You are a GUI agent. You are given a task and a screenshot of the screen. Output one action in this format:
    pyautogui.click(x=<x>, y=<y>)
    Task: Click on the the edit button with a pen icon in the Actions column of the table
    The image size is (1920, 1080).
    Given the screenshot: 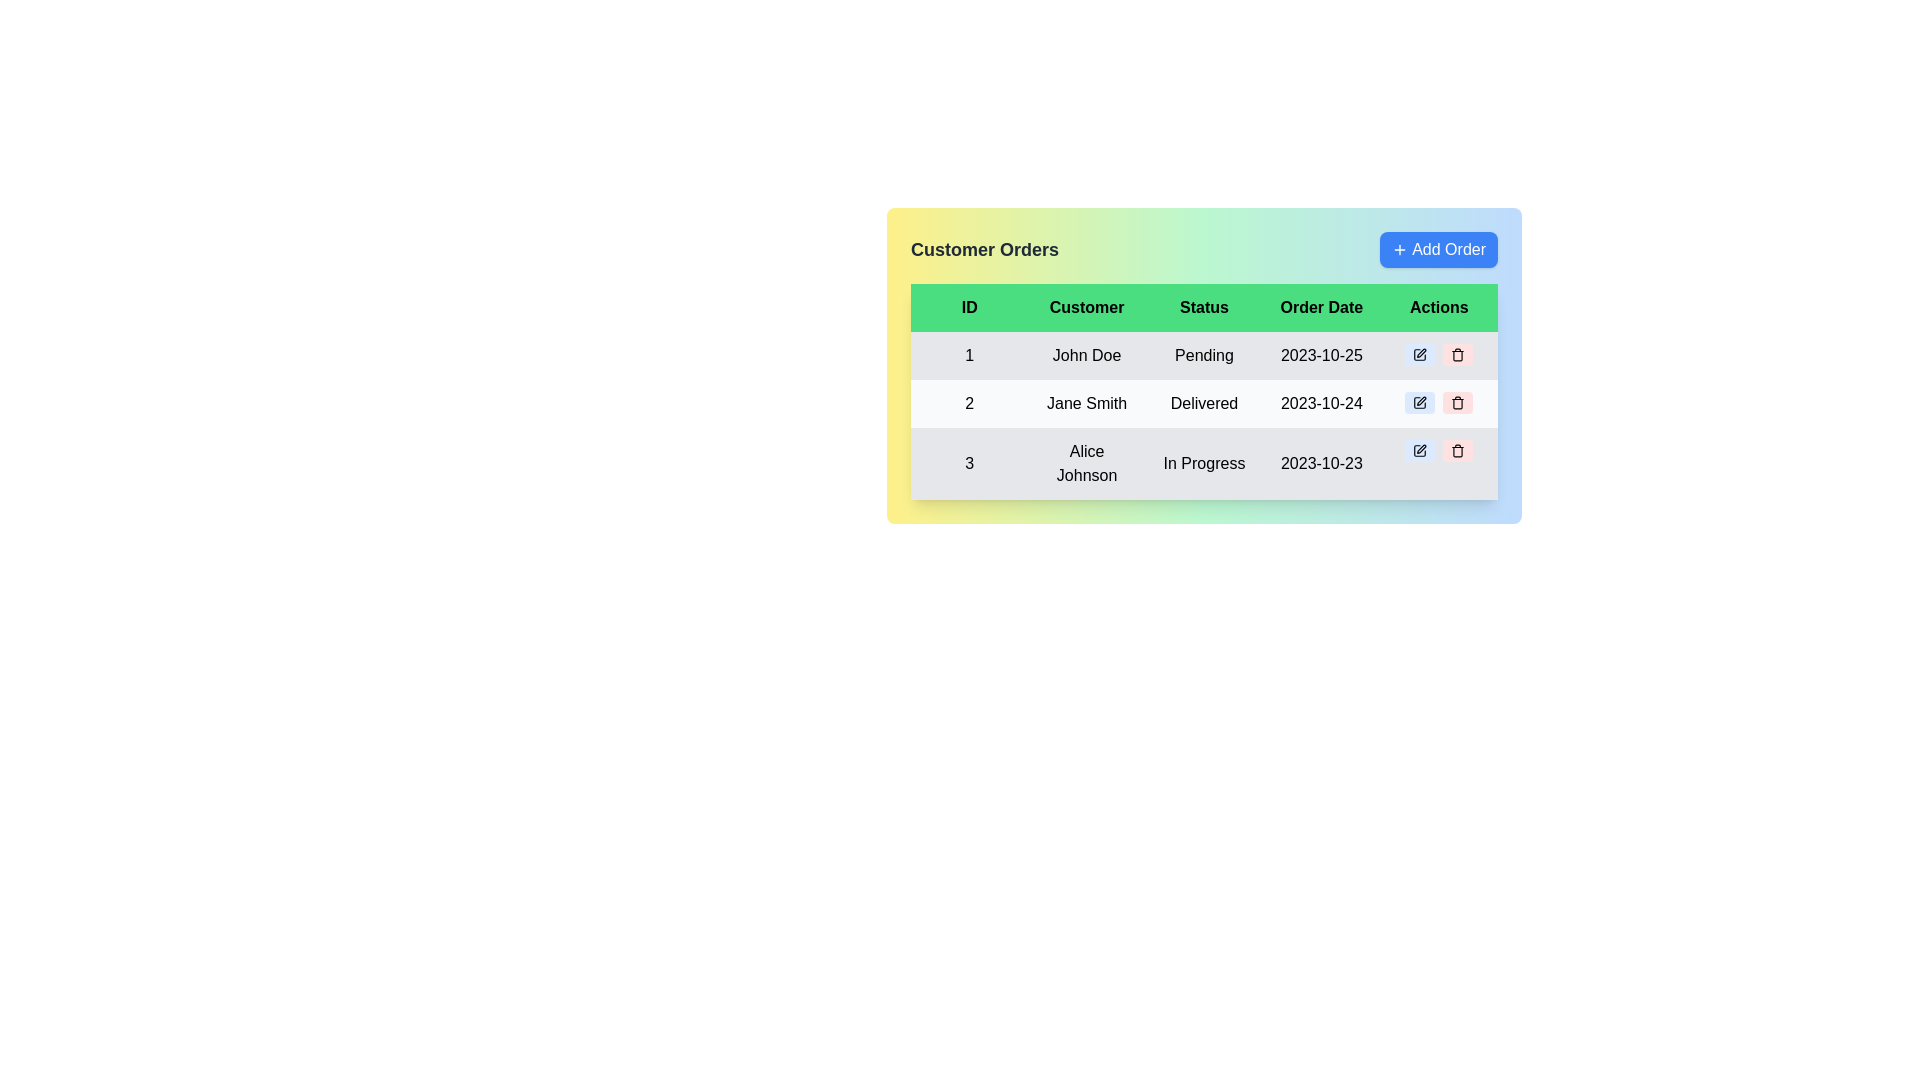 What is the action you would take?
    pyautogui.click(x=1419, y=353)
    